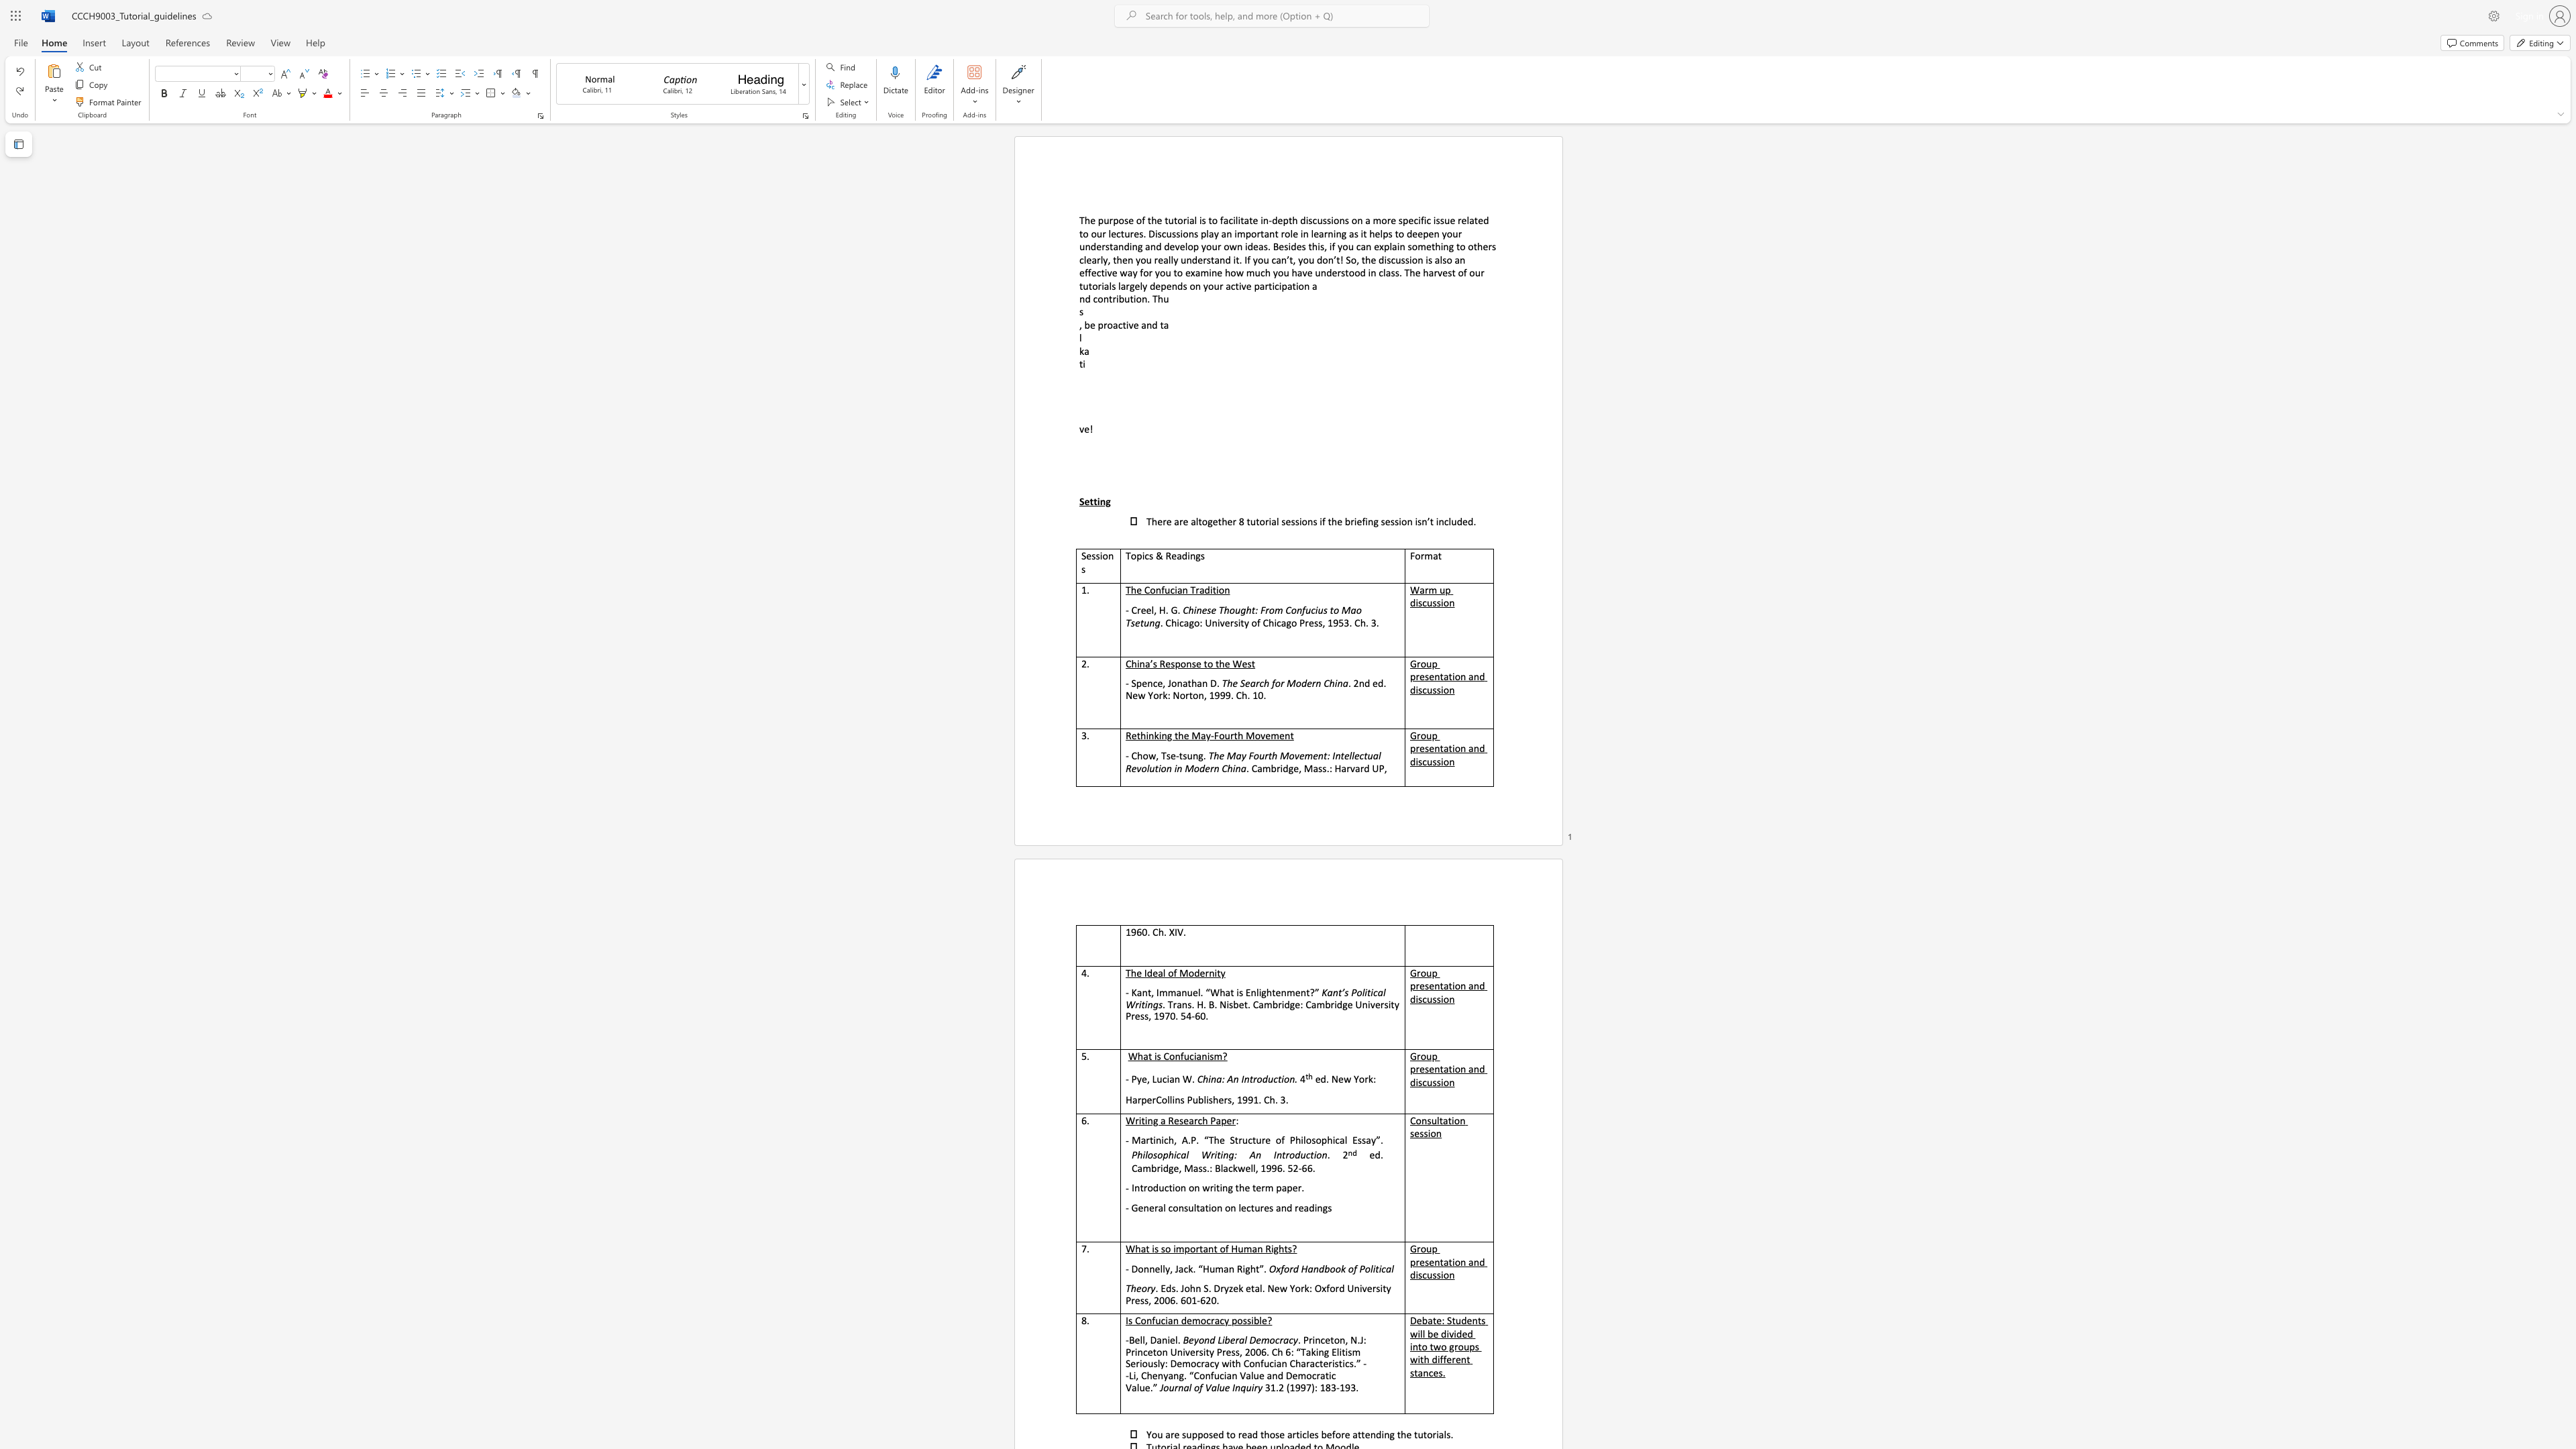  Describe the element at coordinates (1189, 554) in the screenshot. I see `the subset text "ng" within the text "Topics & Readings"` at that location.